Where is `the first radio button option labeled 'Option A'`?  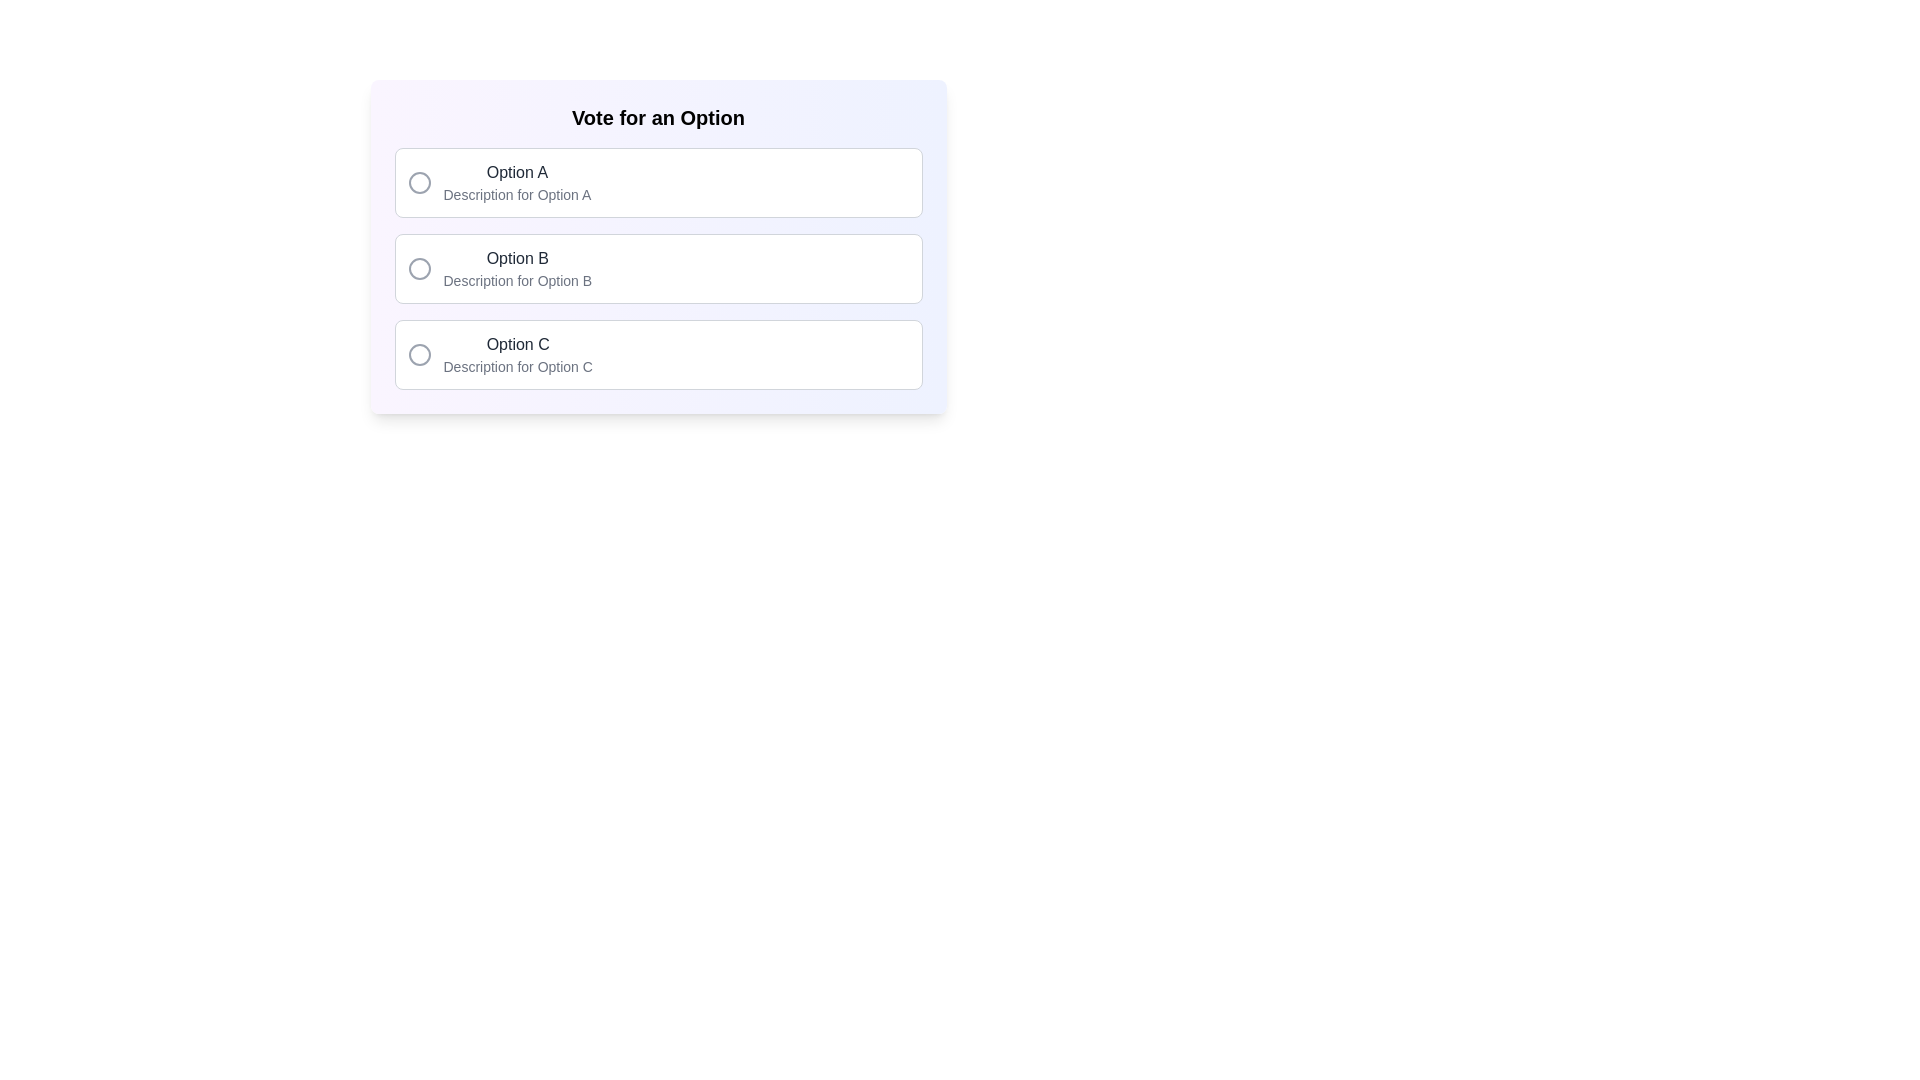
the first radio button option labeled 'Option A' is located at coordinates (658, 182).